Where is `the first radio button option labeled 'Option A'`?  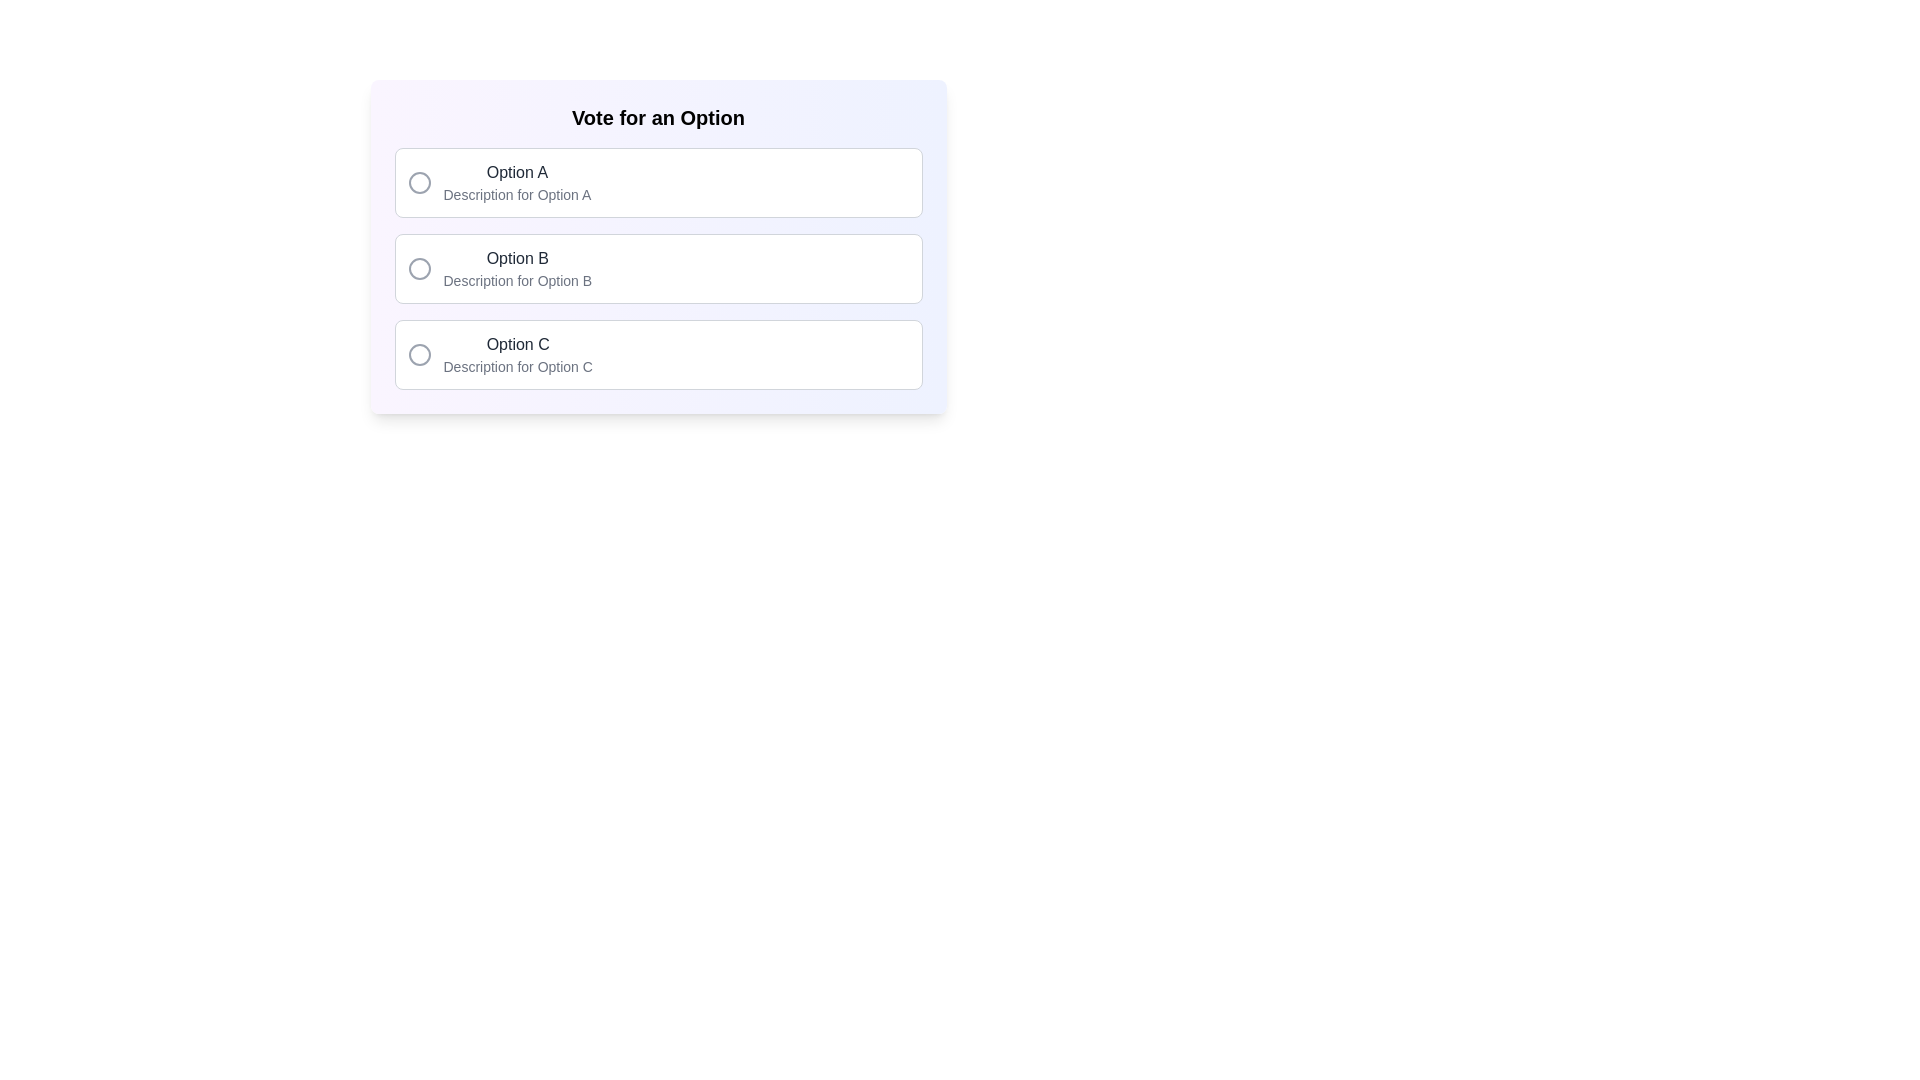
the first radio button option labeled 'Option A' is located at coordinates (658, 182).